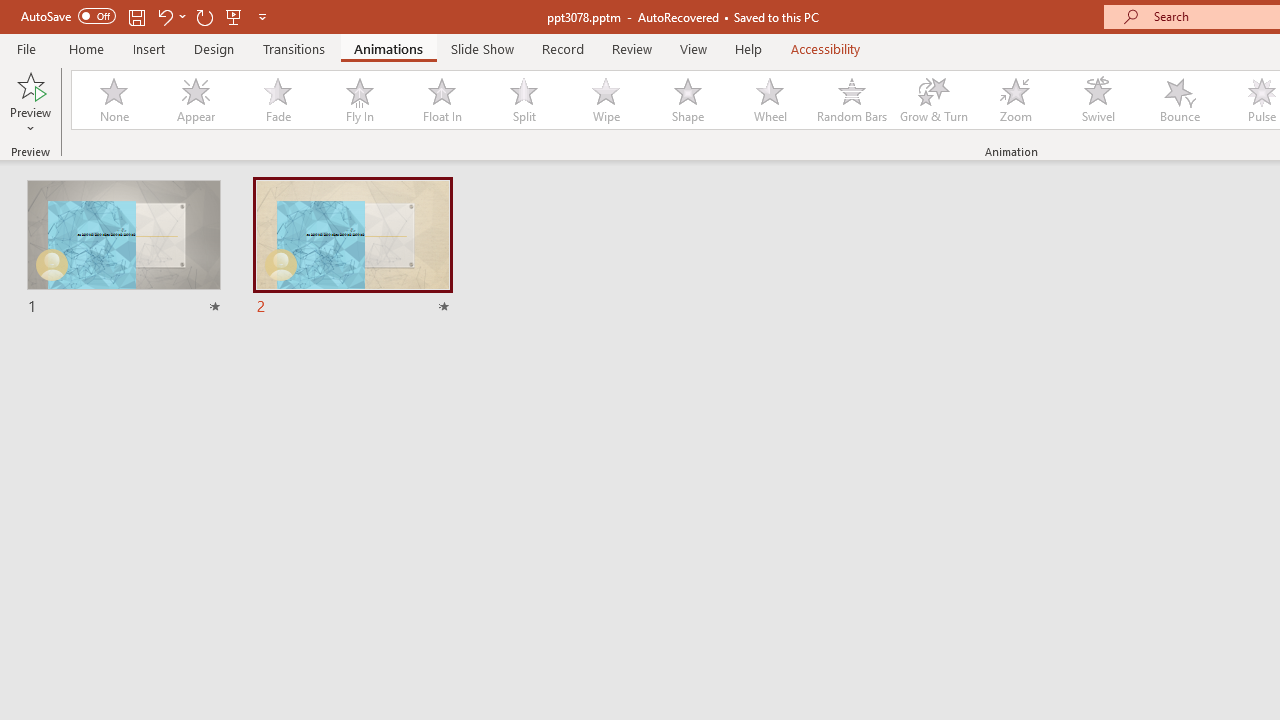 The width and height of the screenshot is (1280, 720). Describe the element at coordinates (1097, 100) in the screenshot. I see `'Swivel'` at that location.